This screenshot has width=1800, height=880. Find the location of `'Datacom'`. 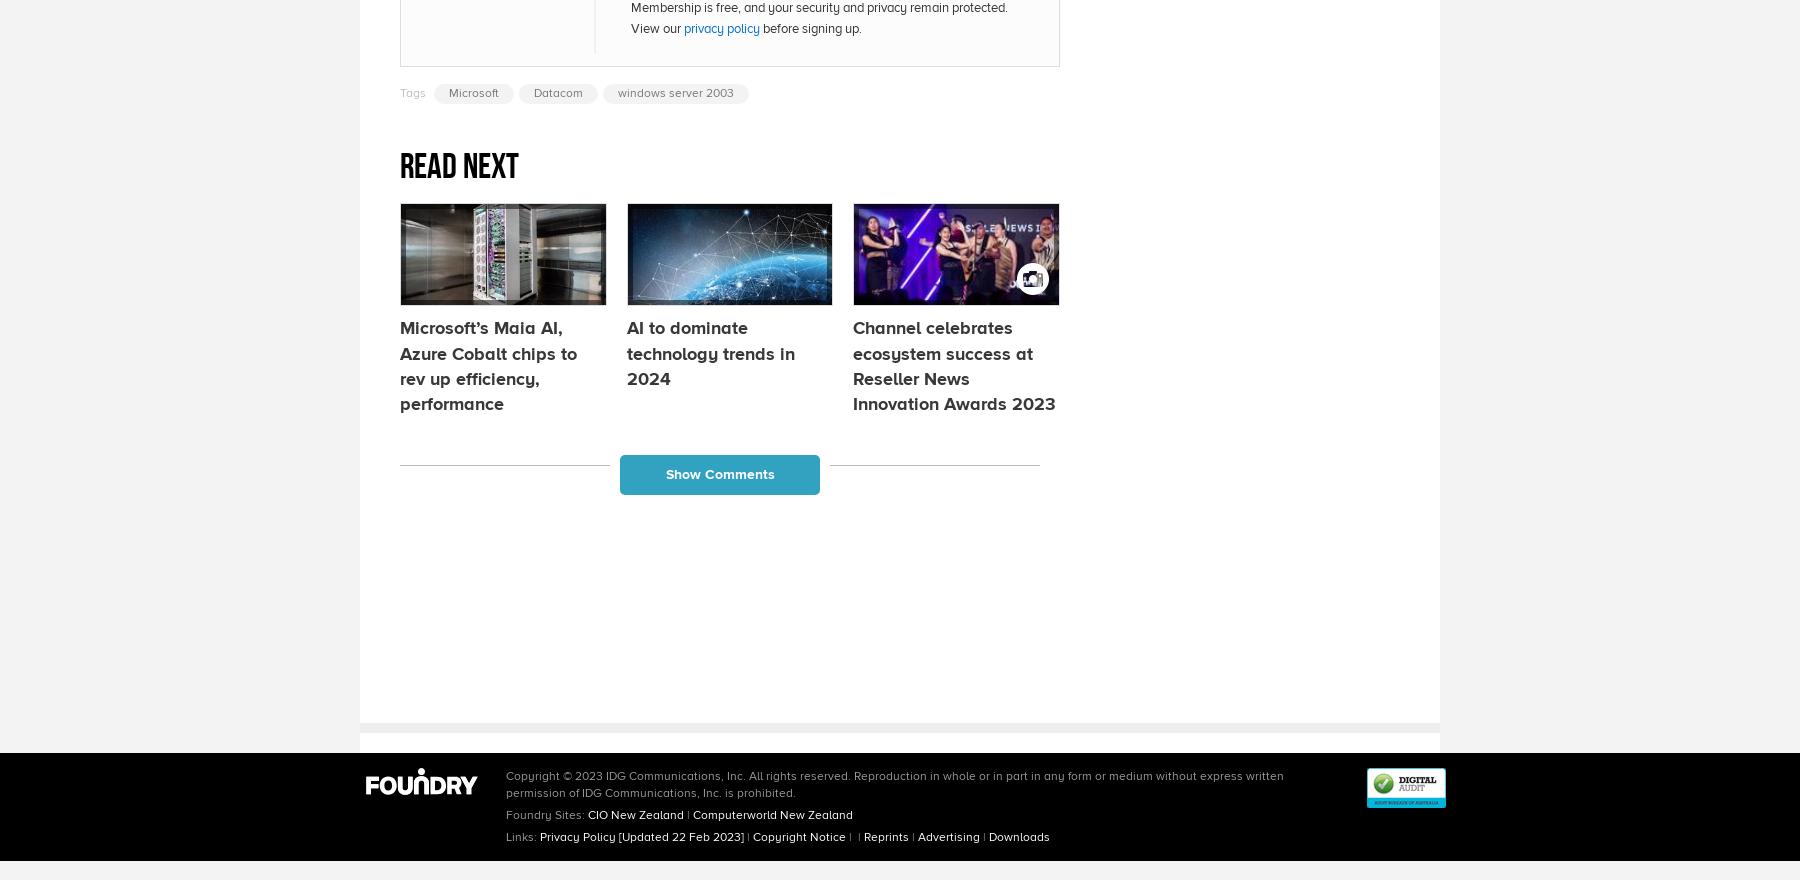

'Datacom' is located at coordinates (533, 91).